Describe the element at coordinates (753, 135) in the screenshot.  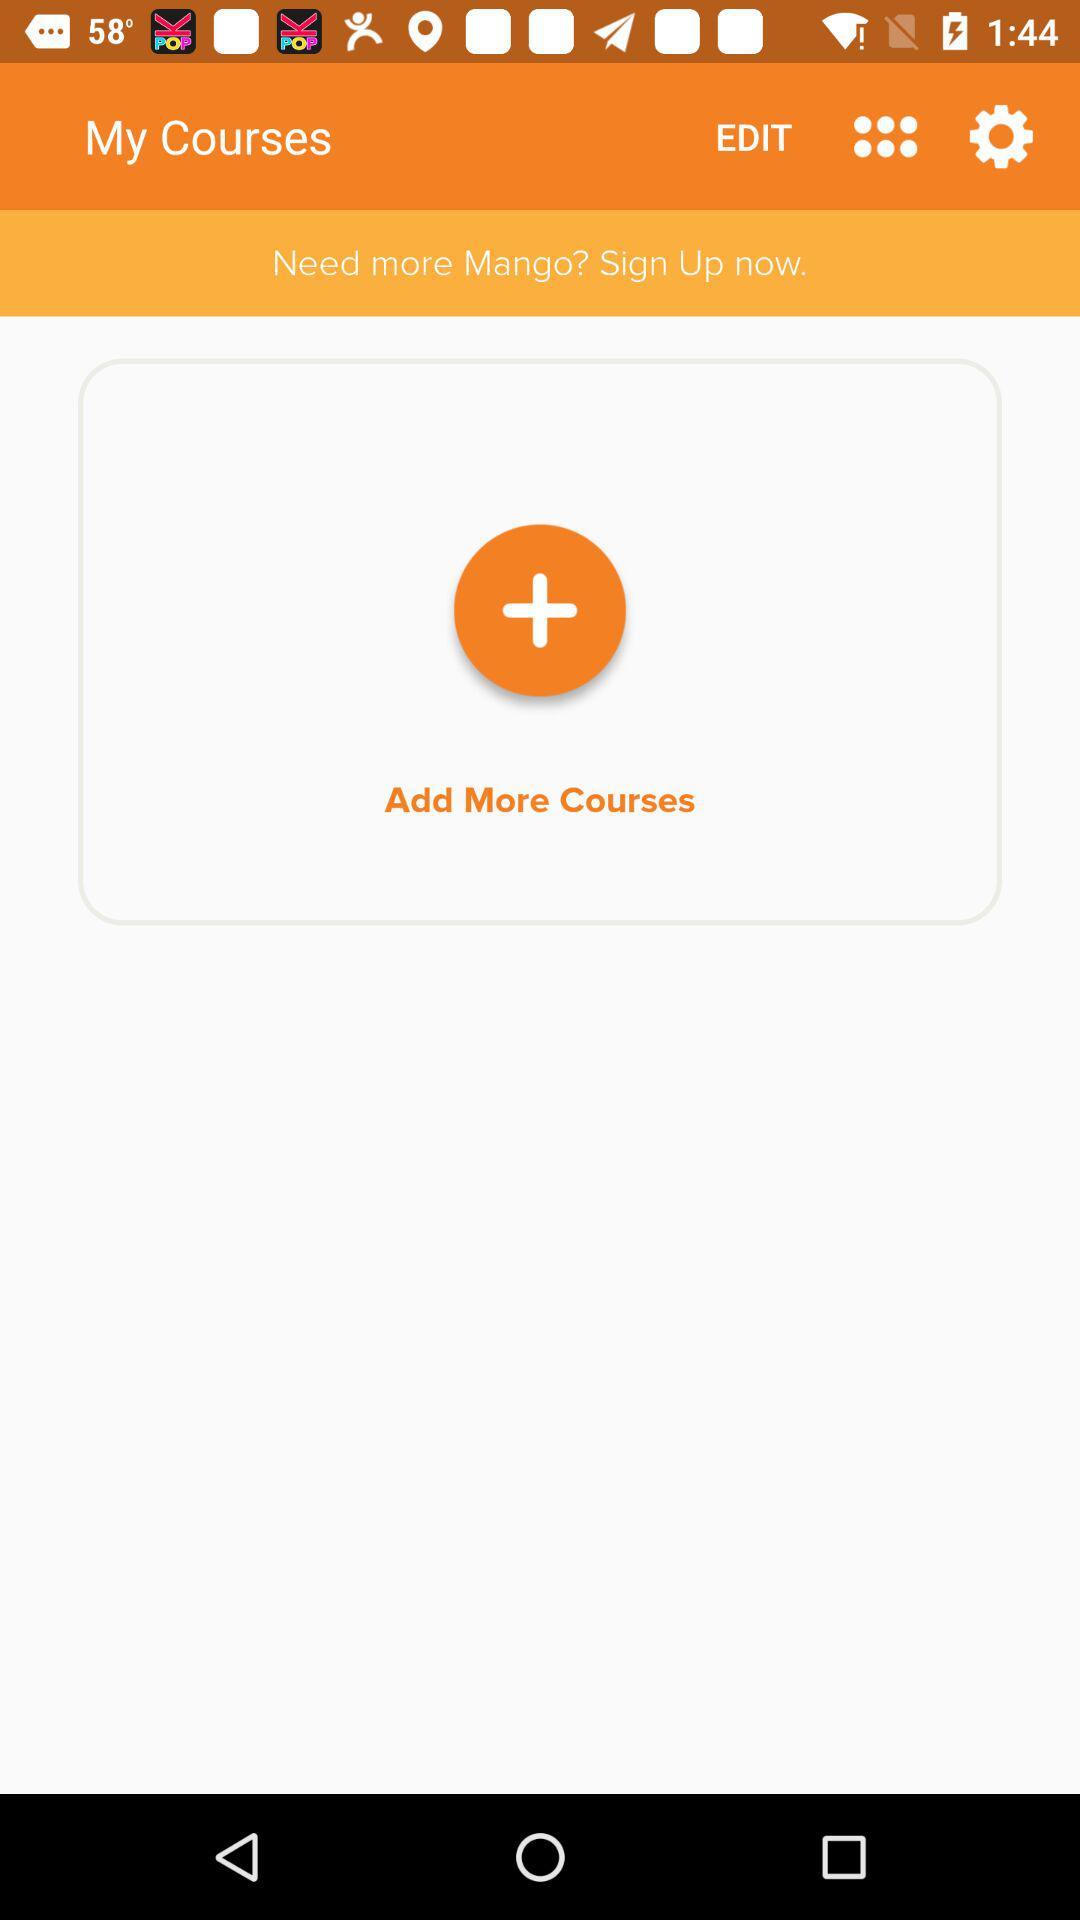
I see `icon next to my courses item` at that location.